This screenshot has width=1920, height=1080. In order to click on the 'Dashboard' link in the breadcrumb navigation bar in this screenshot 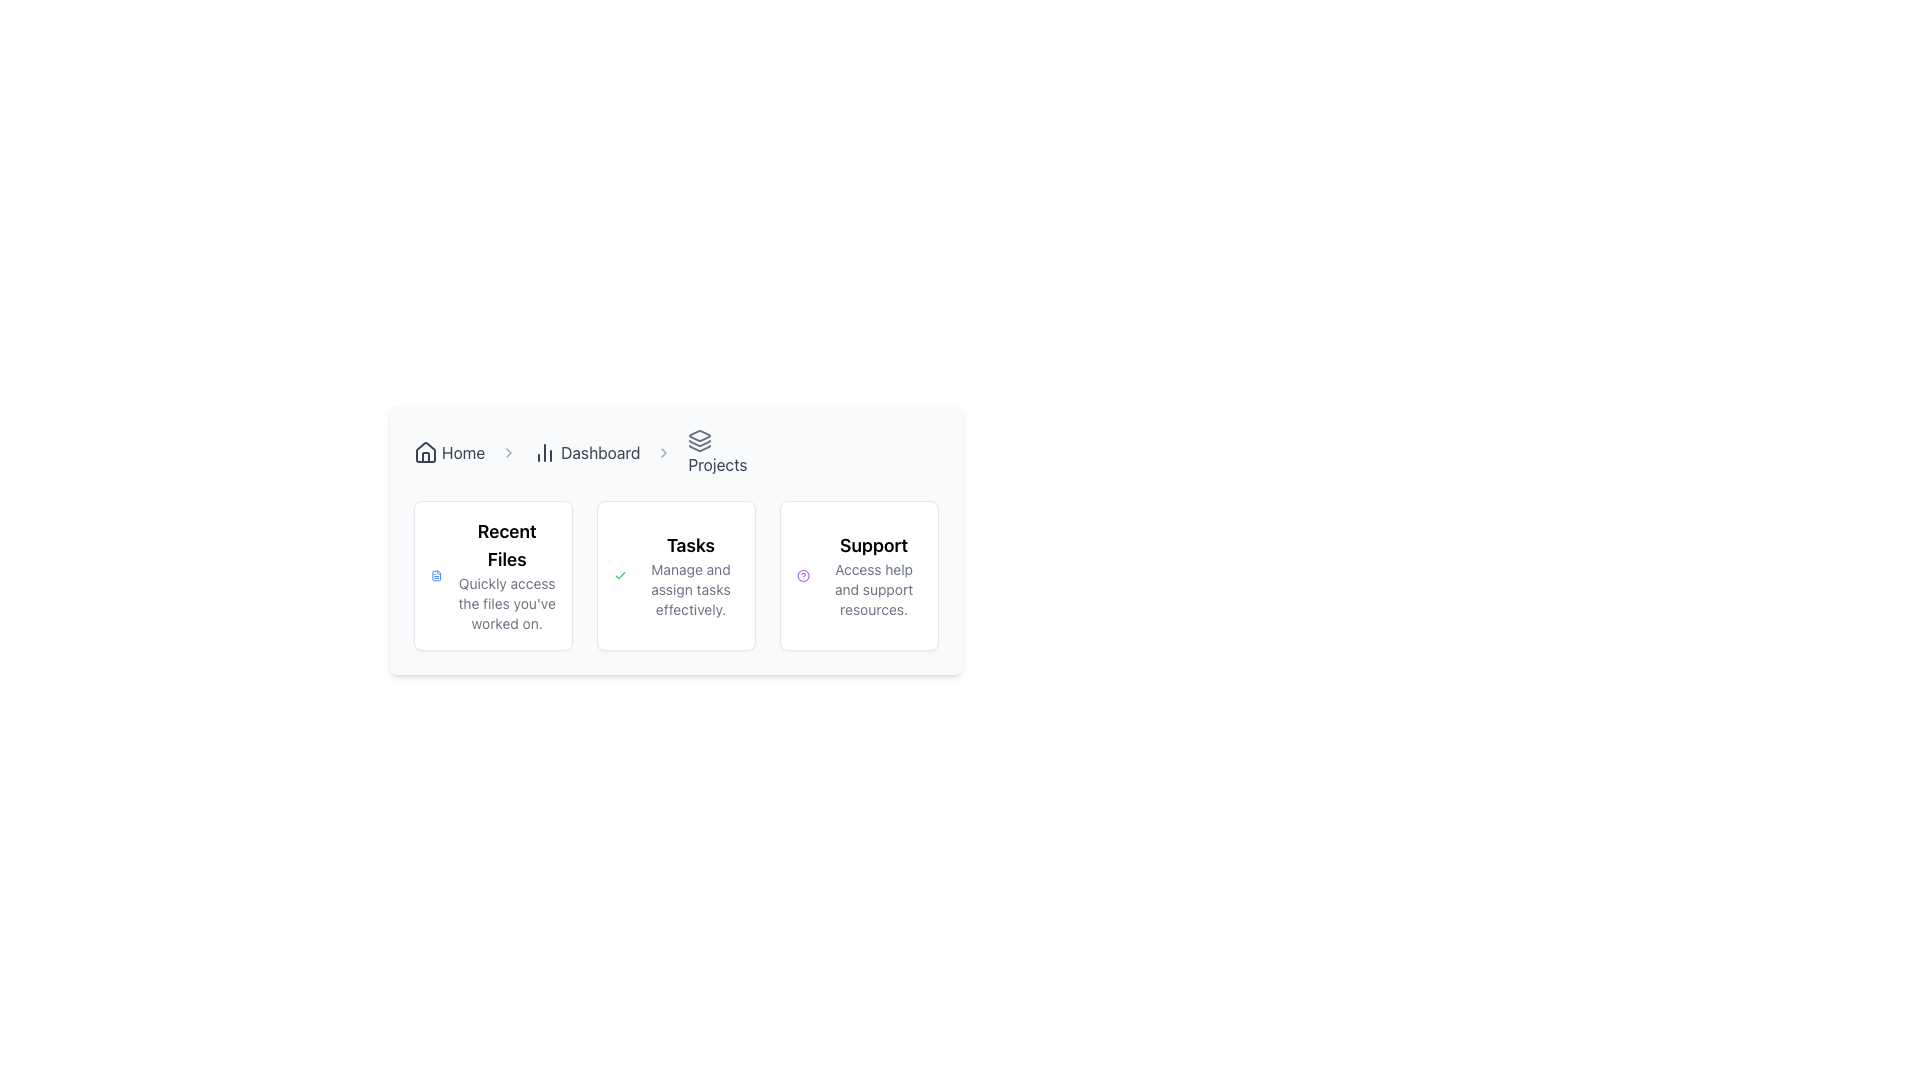, I will do `click(585, 452)`.